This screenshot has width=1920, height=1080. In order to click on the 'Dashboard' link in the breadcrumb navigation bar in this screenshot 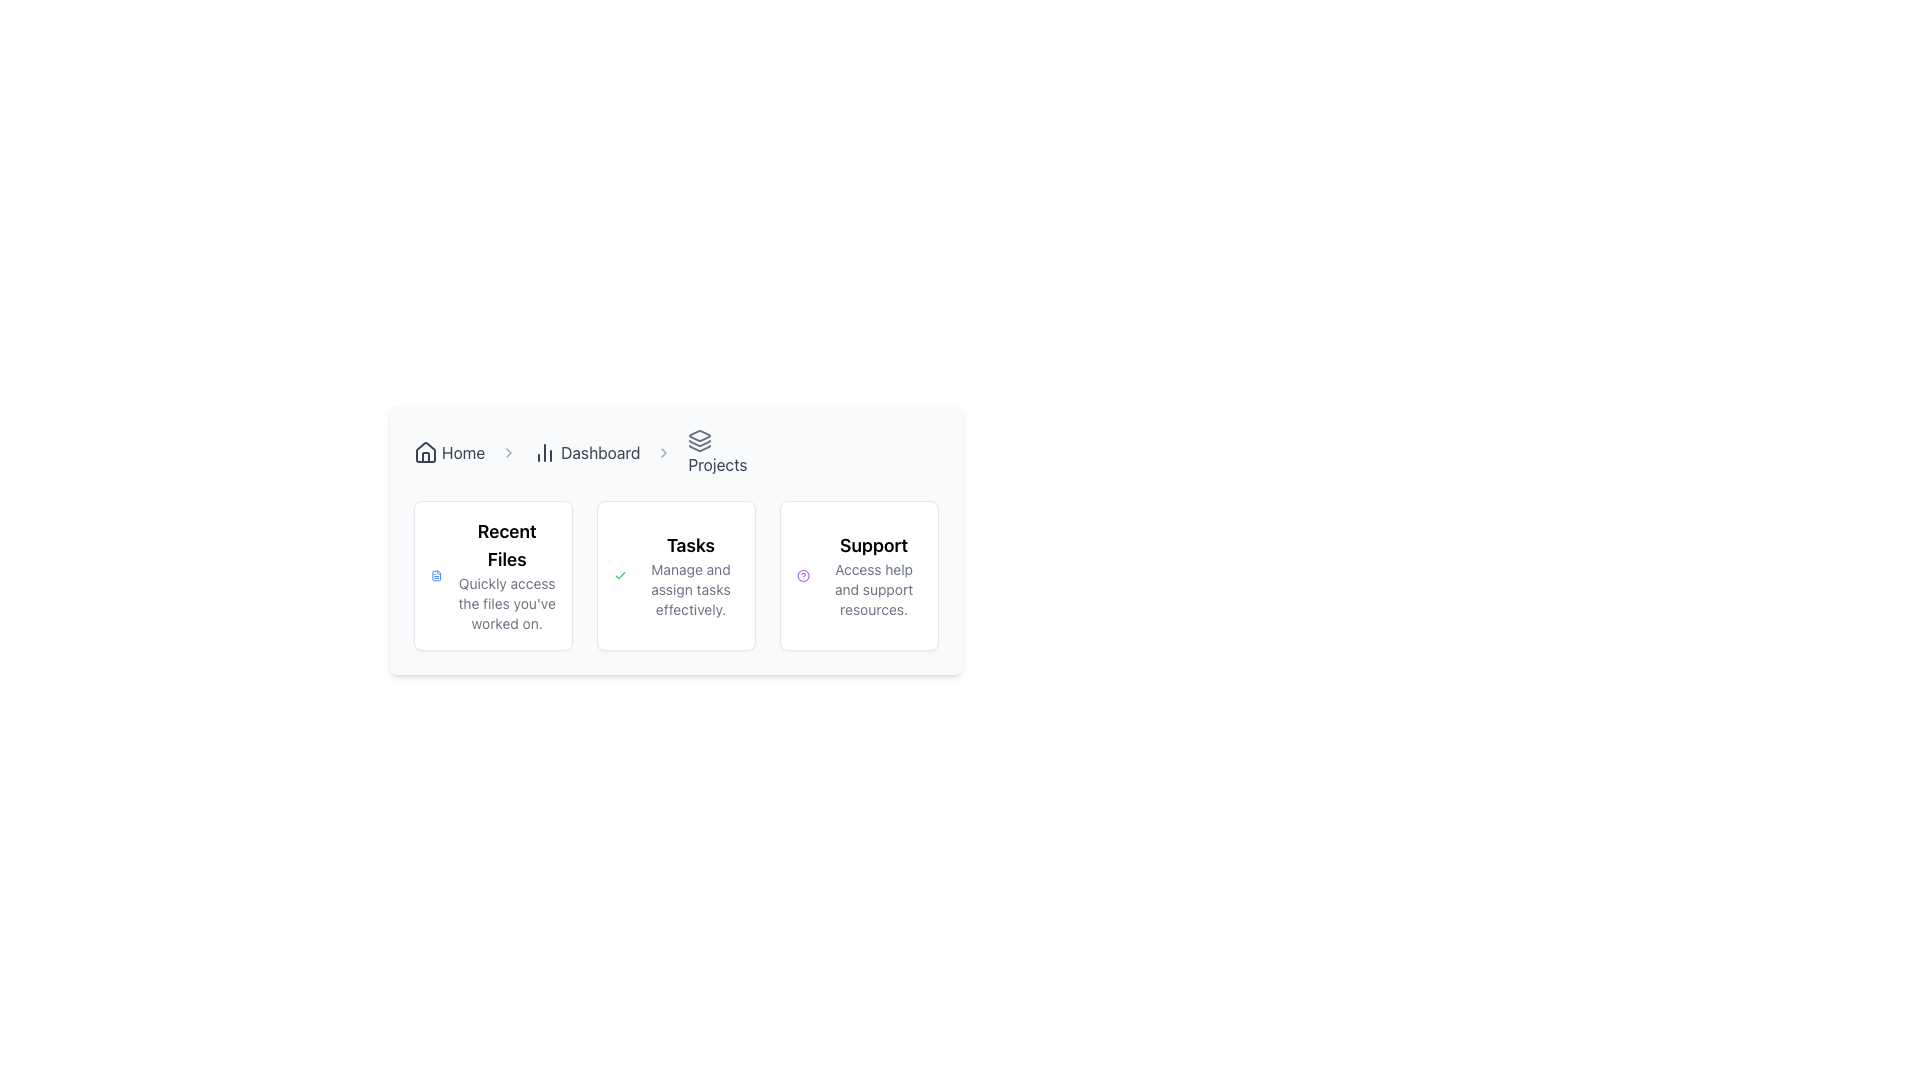, I will do `click(585, 452)`.